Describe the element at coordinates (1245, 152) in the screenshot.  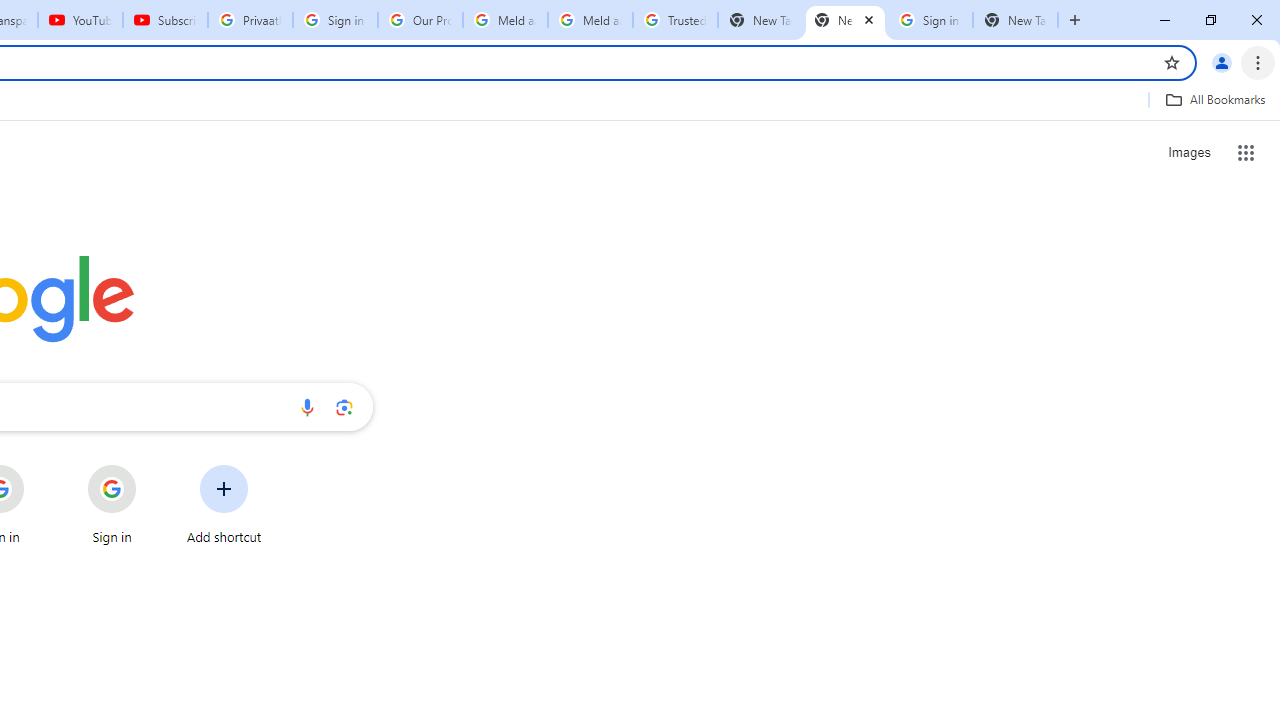
I see `'Google apps'` at that location.